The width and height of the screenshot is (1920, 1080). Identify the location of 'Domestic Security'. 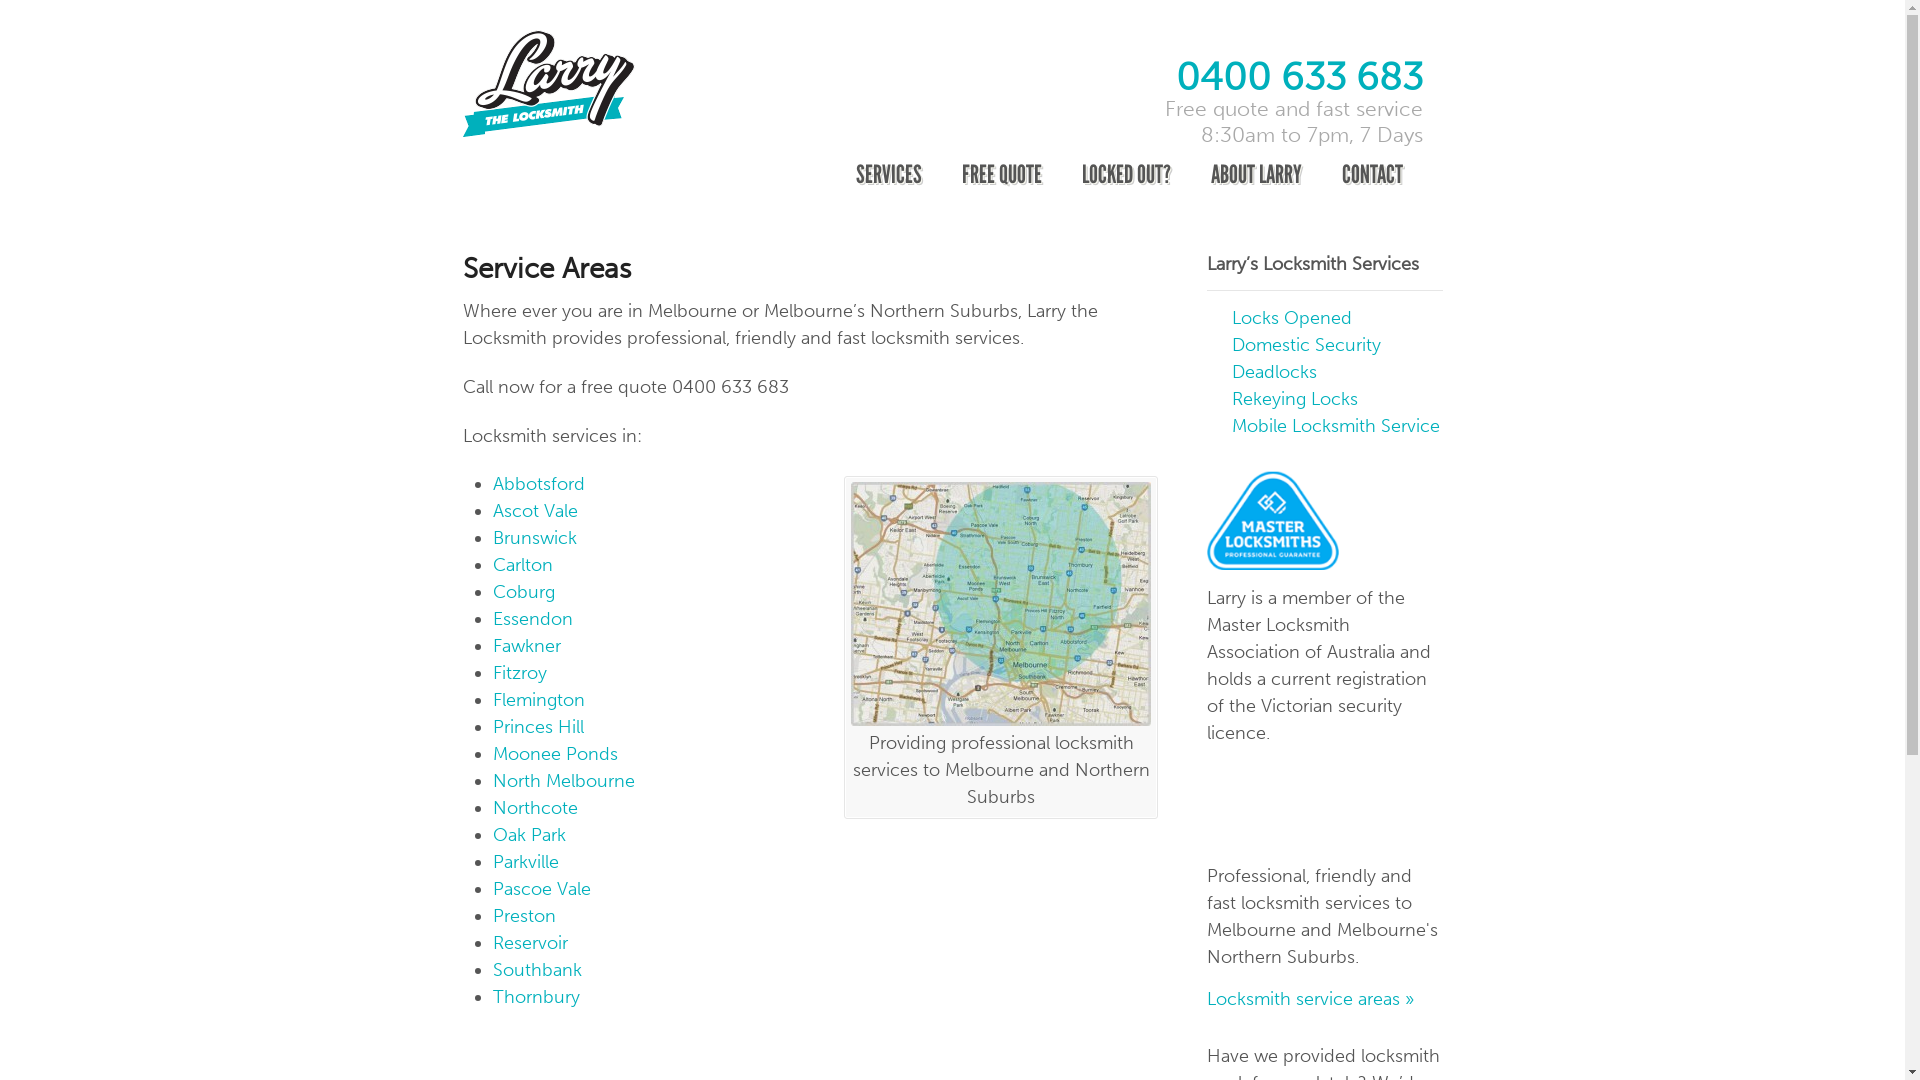
(1231, 343).